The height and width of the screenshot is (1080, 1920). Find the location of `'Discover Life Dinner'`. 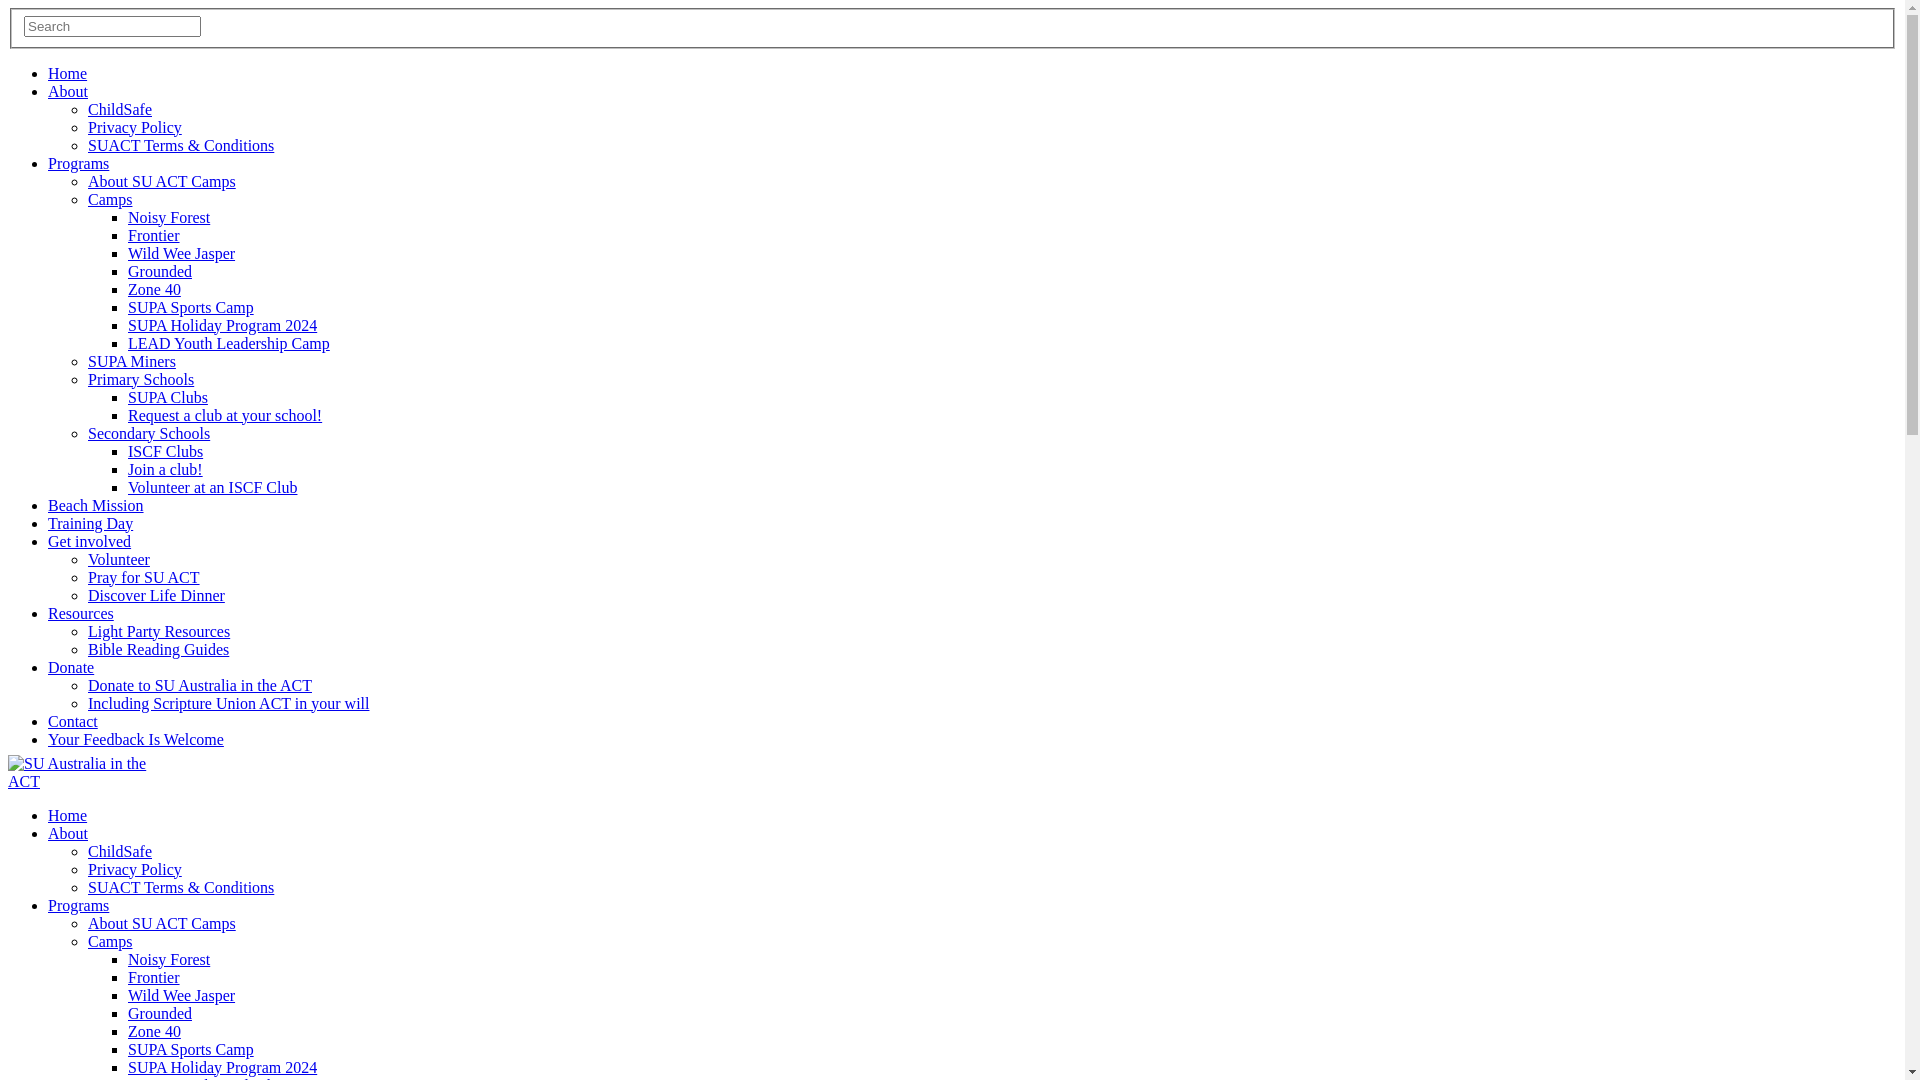

'Discover Life Dinner' is located at coordinates (155, 594).